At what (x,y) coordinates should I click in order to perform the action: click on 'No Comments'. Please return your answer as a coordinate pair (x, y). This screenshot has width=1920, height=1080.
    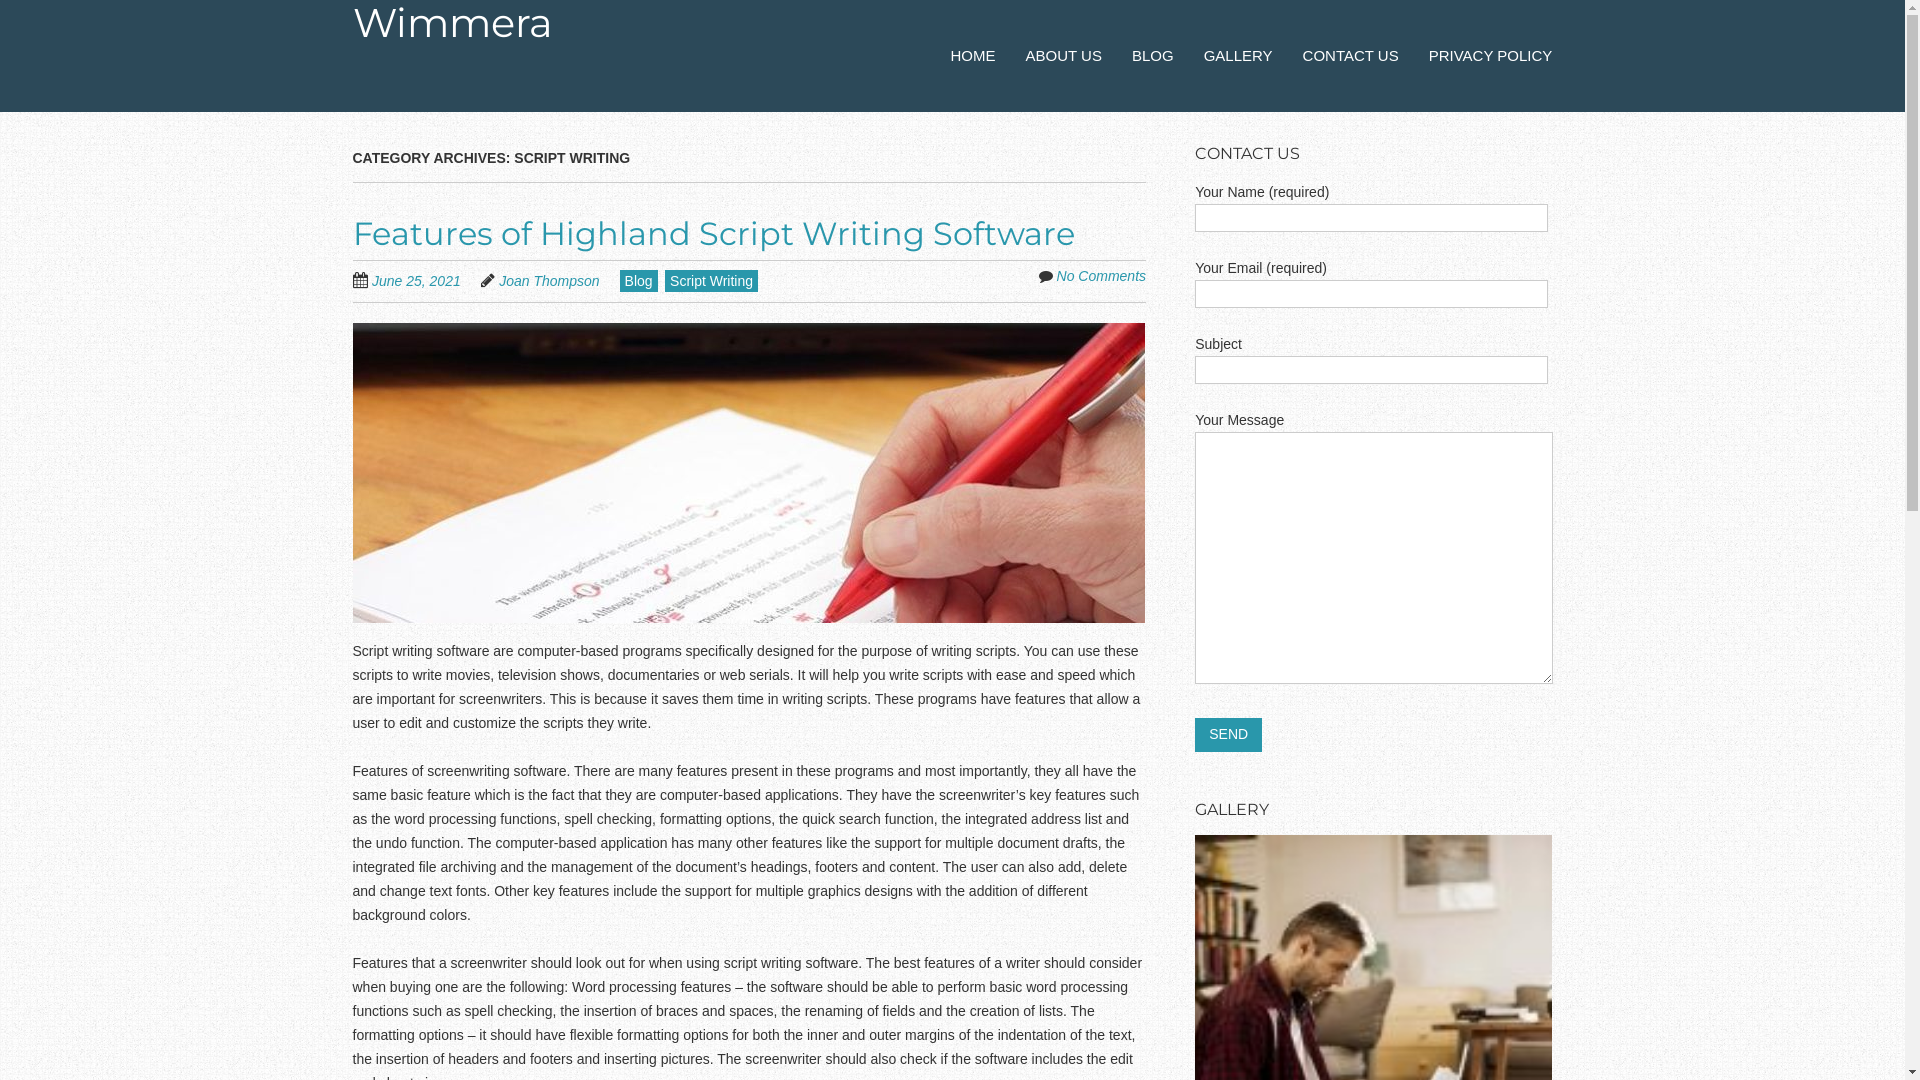
    Looking at the image, I should click on (1100, 276).